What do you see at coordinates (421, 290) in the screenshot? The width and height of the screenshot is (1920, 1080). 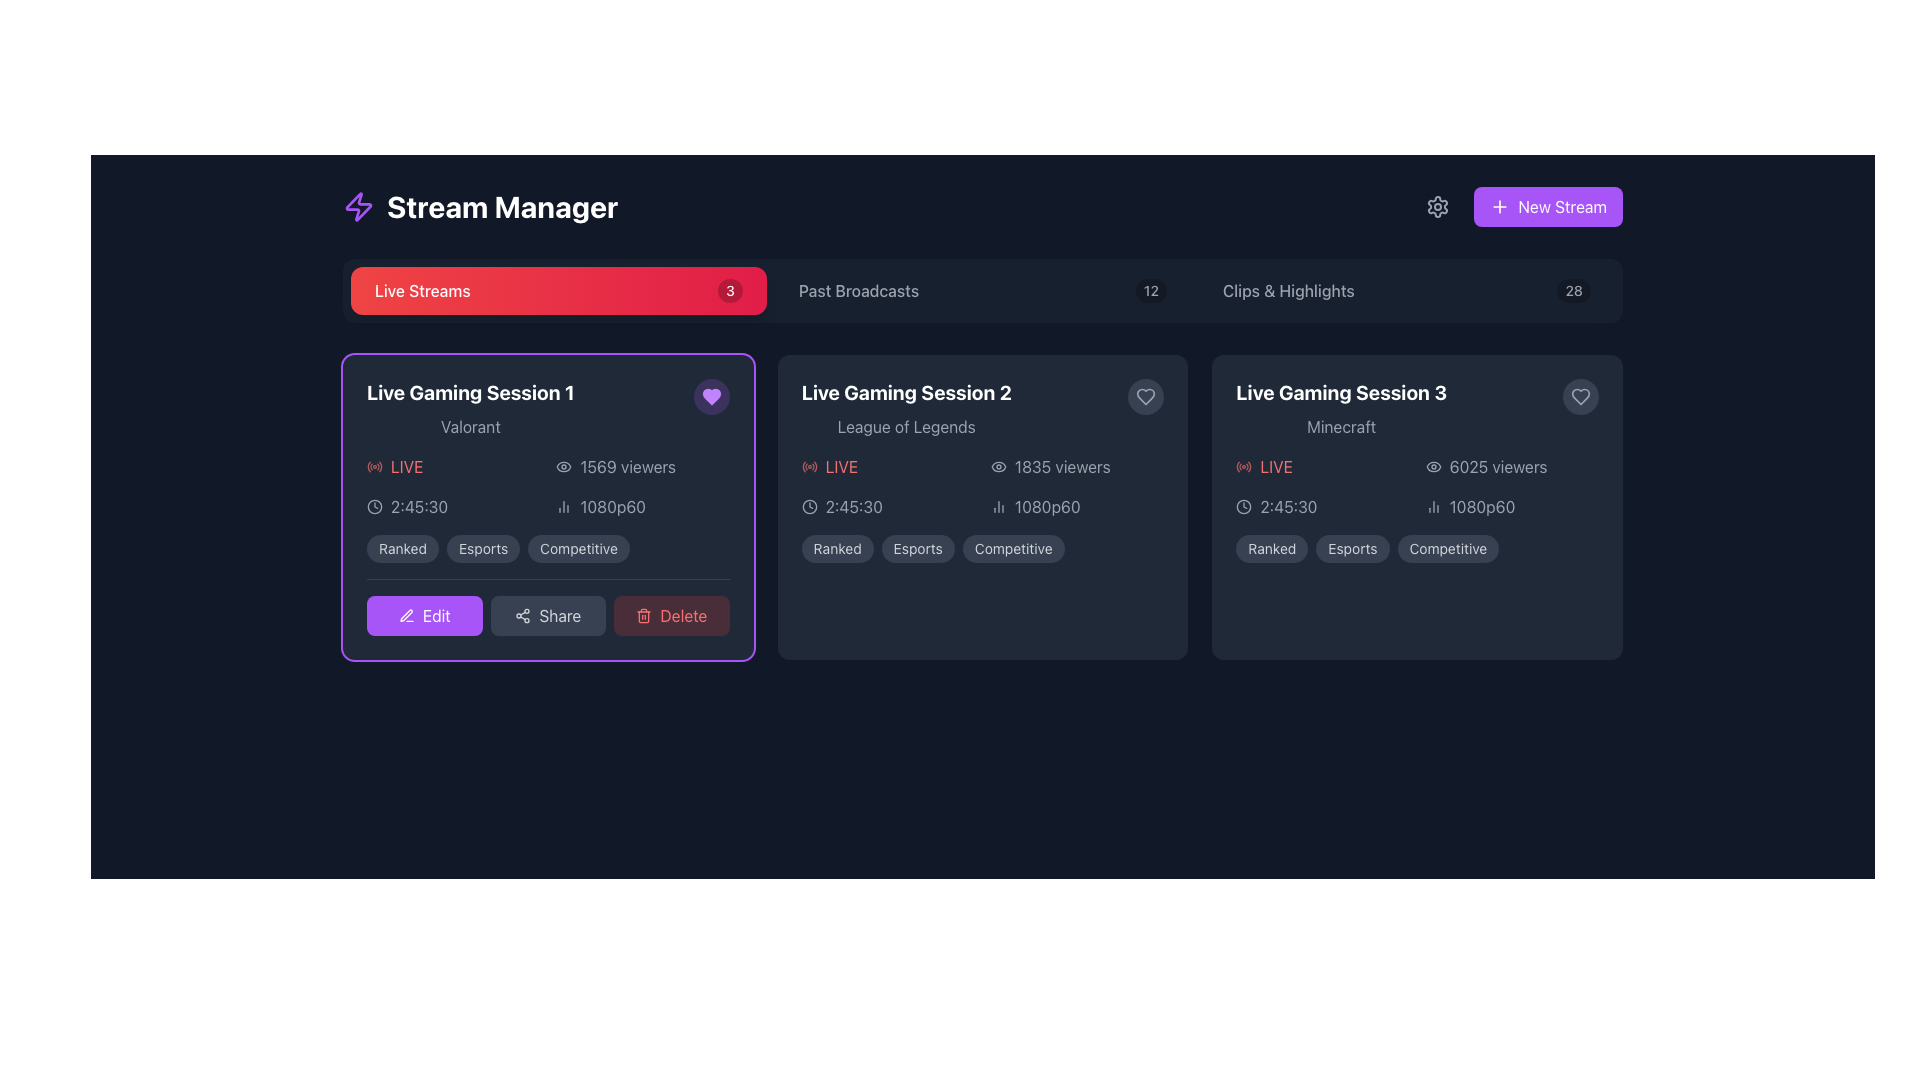 I see `the 'Live Streams' static text label, which is displayed in a bold white font on a prominent red button in the top section of the interface` at bounding box center [421, 290].